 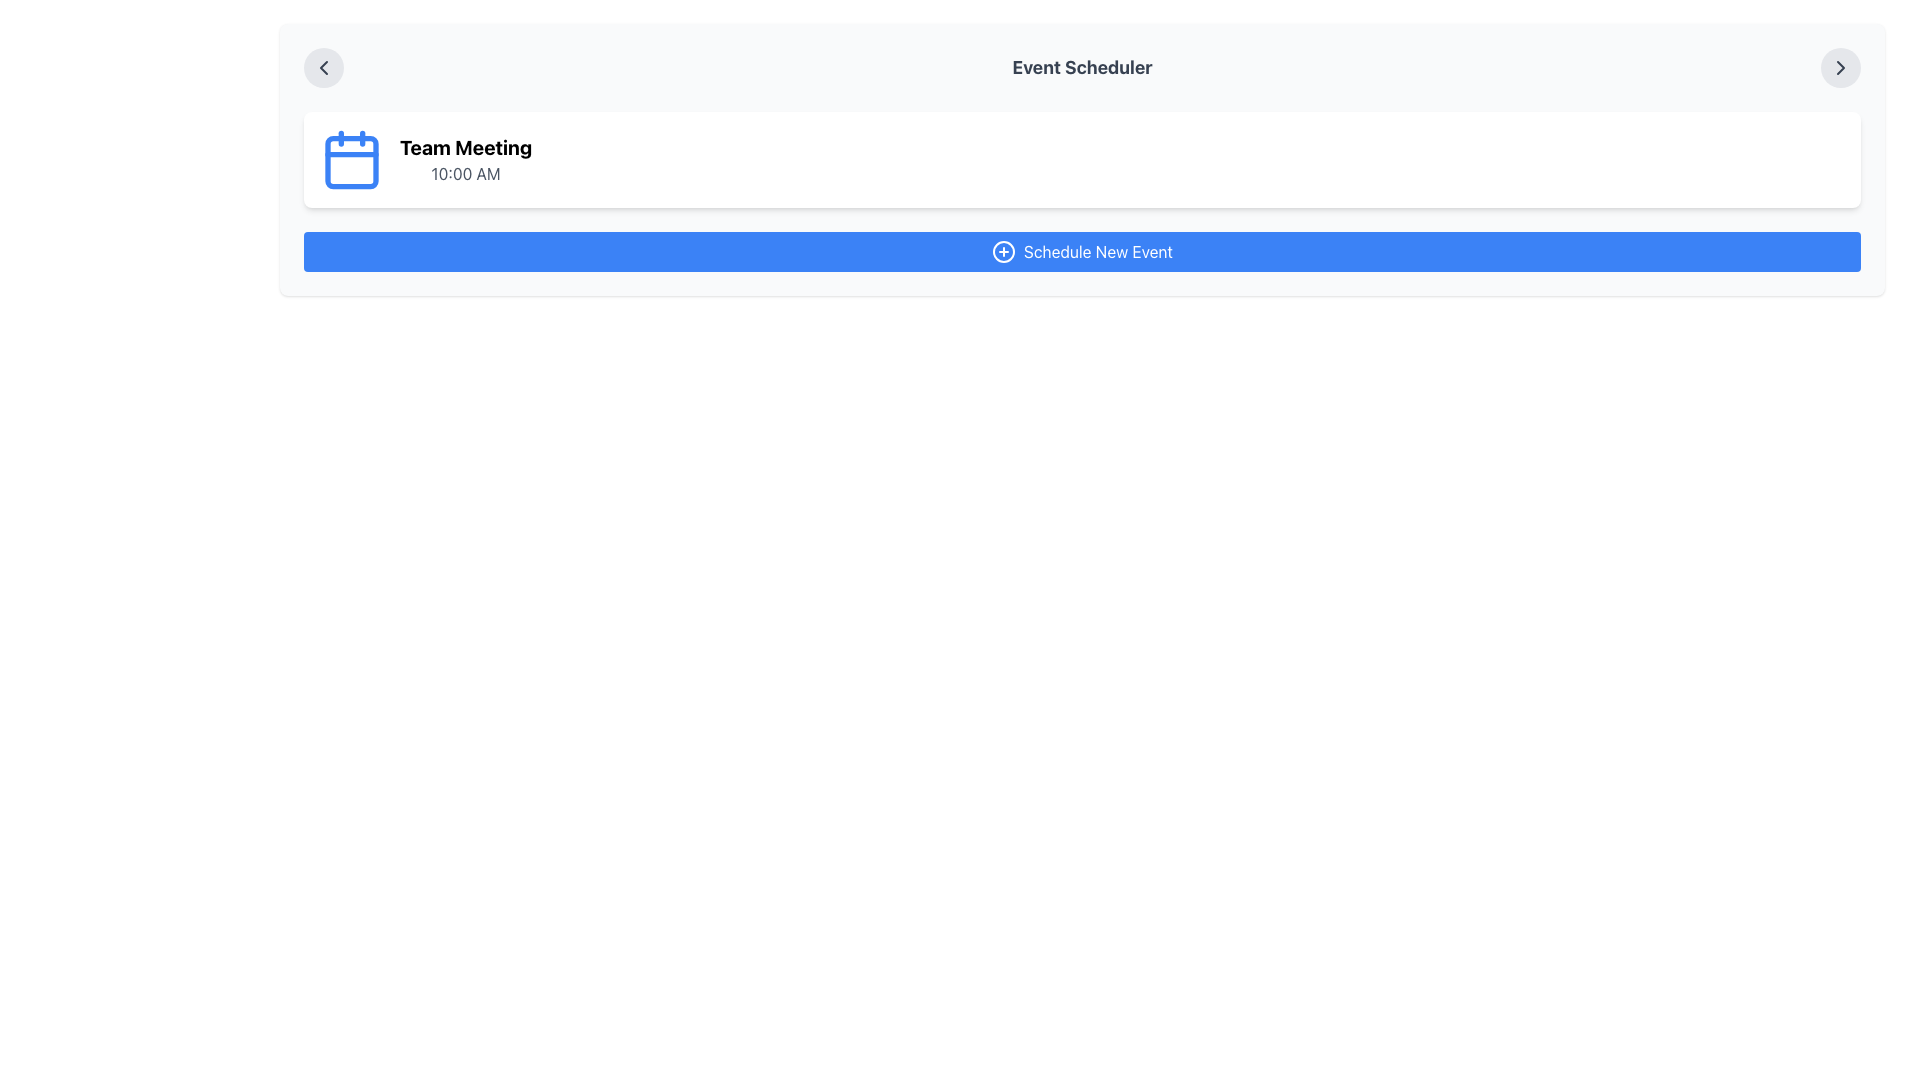 What do you see at coordinates (464, 146) in the screenshot?
I see `the bold text label reading 'Team Meeting' located at the top part of the card, above the '10:00 AM' text and to the right of the blue calendar icon` at bounding box center [464, 146].